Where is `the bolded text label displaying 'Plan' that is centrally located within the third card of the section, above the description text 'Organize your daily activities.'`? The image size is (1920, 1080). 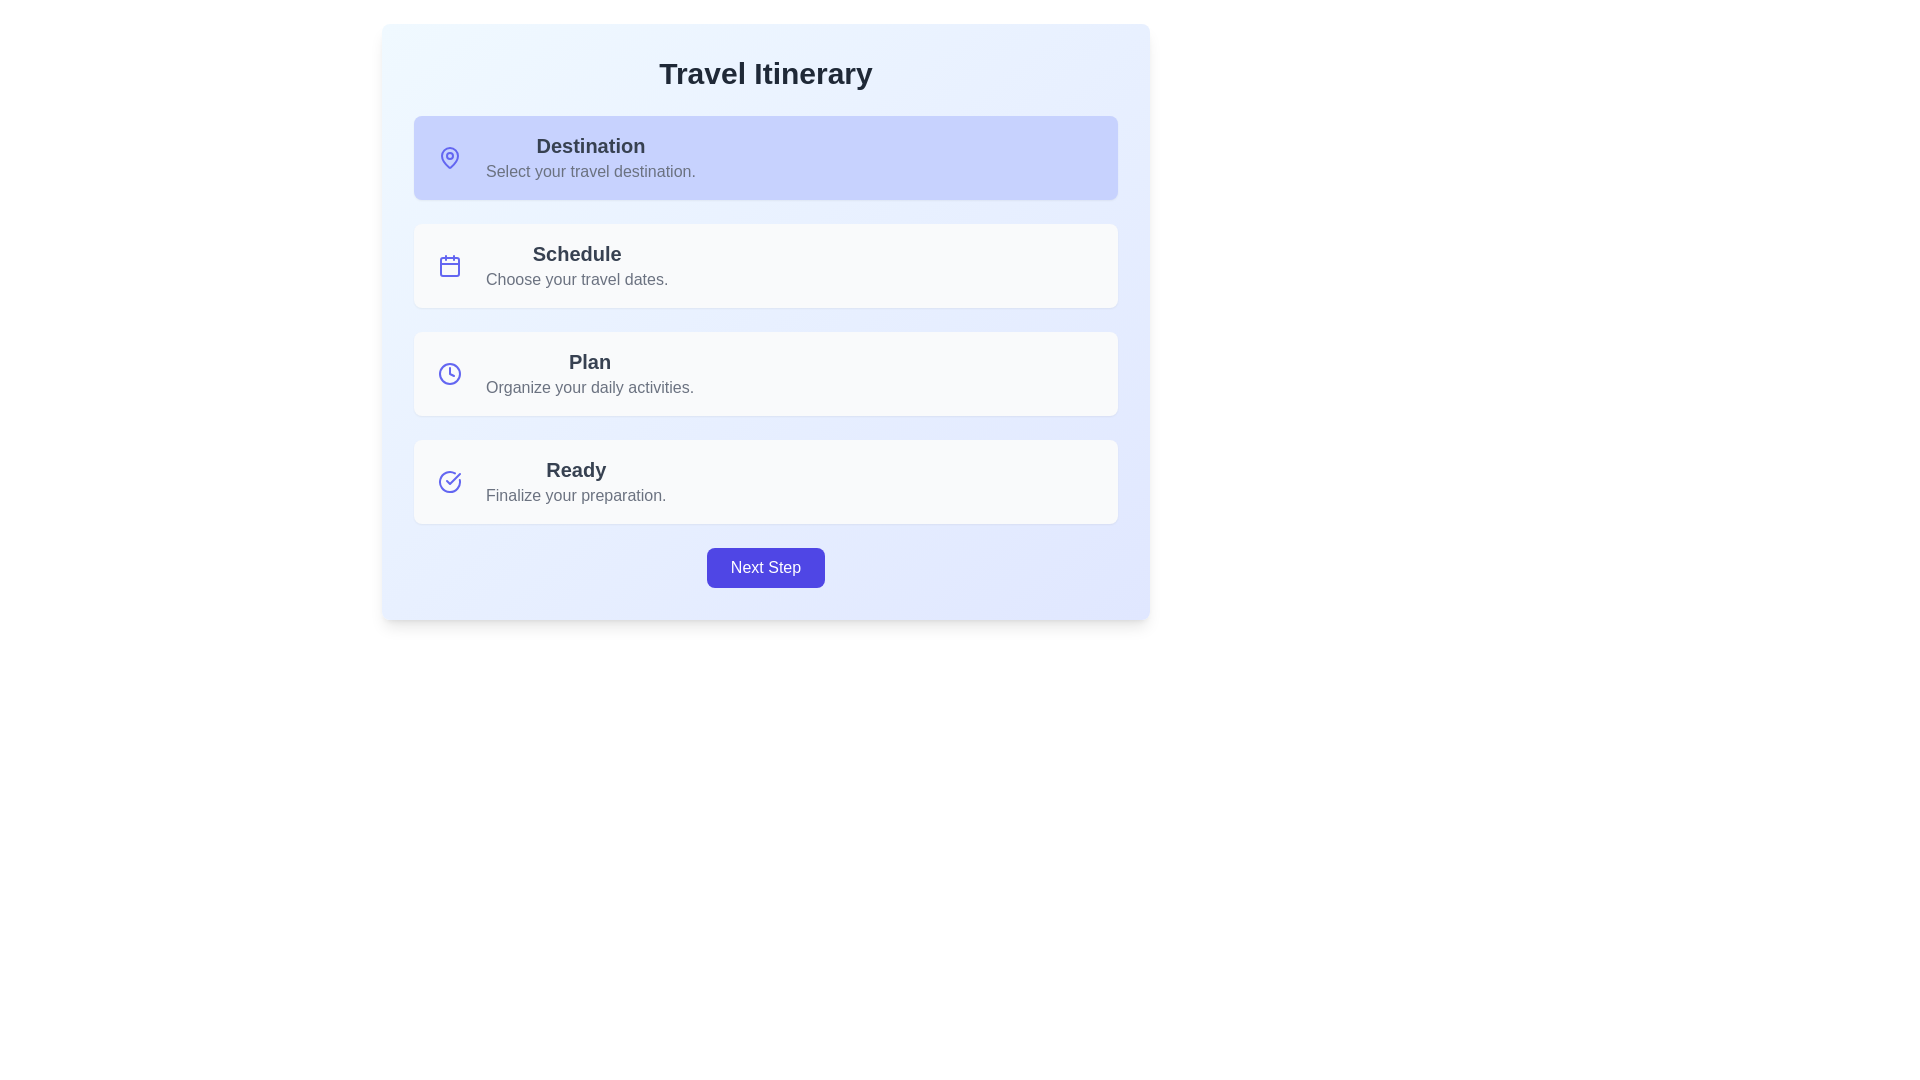
the bolded text label displaying 'Plan' that is centrally located within the third card of the section, above the description text 'Organize your daily activities.' is located at coordinates (589, 362).